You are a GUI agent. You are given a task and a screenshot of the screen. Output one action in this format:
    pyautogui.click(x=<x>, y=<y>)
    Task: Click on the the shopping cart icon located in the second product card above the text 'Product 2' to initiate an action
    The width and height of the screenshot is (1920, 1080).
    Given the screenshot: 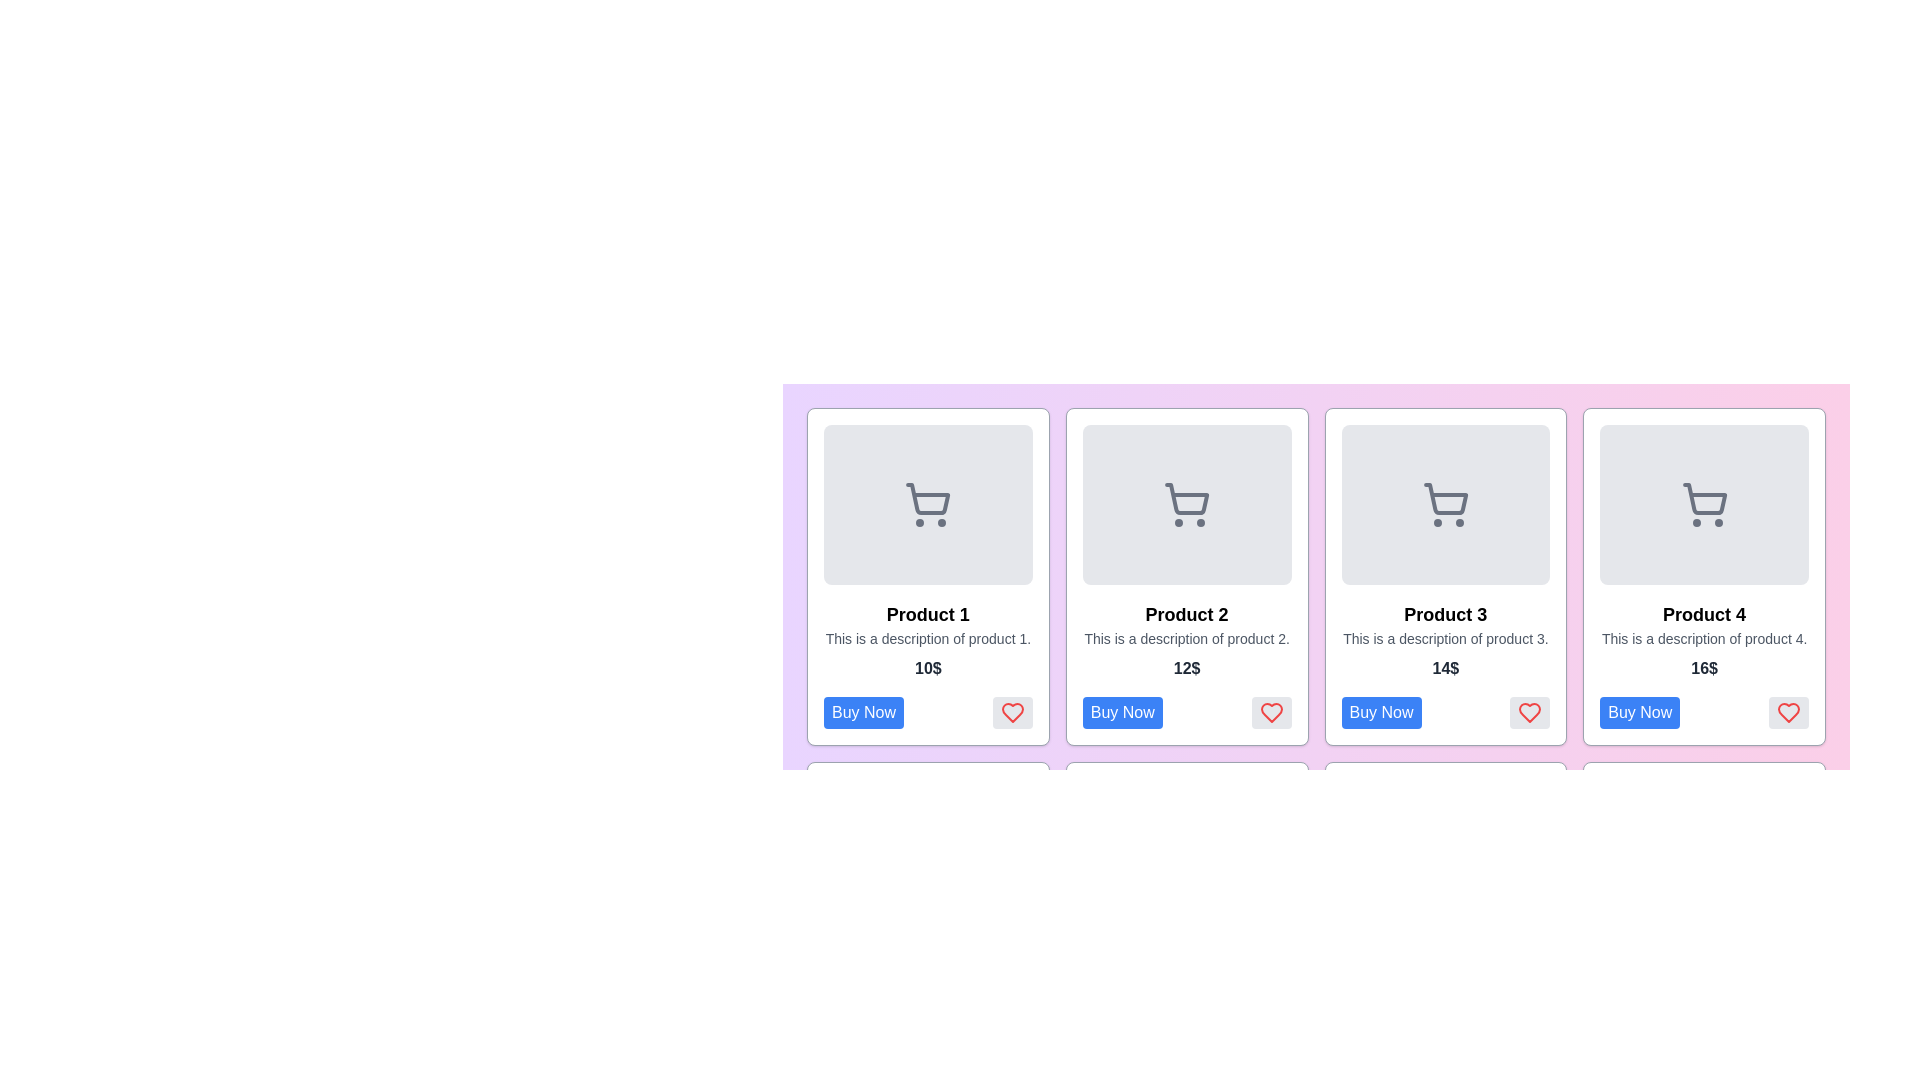 What is the action you would take?
    pyautogui.click(x=1187, y=504)
    